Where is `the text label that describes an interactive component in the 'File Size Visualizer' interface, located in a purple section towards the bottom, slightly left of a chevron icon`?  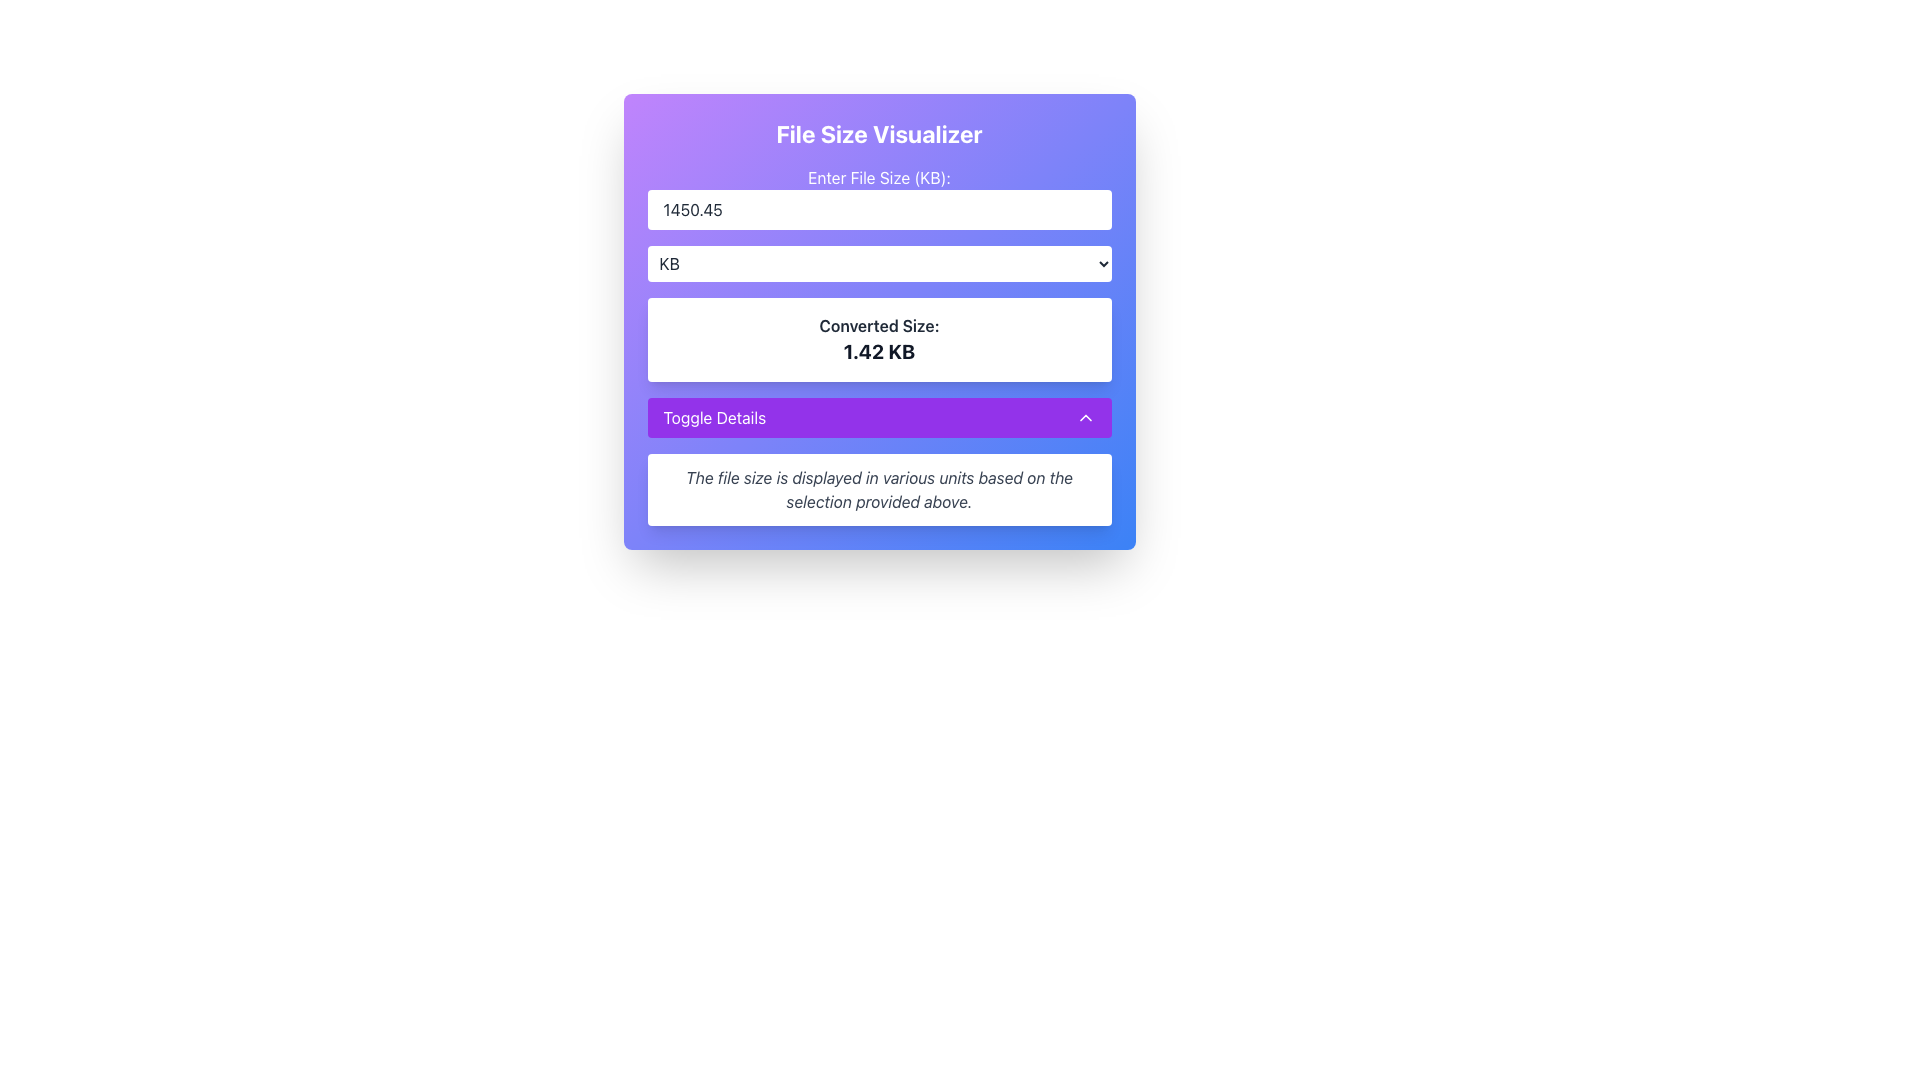
the text label that describes an interactive component in the 'File Size Visualizer' interface, located in a purple section towards the bottom, slightly left of a chevron icon is located at coordinates (714, 416).